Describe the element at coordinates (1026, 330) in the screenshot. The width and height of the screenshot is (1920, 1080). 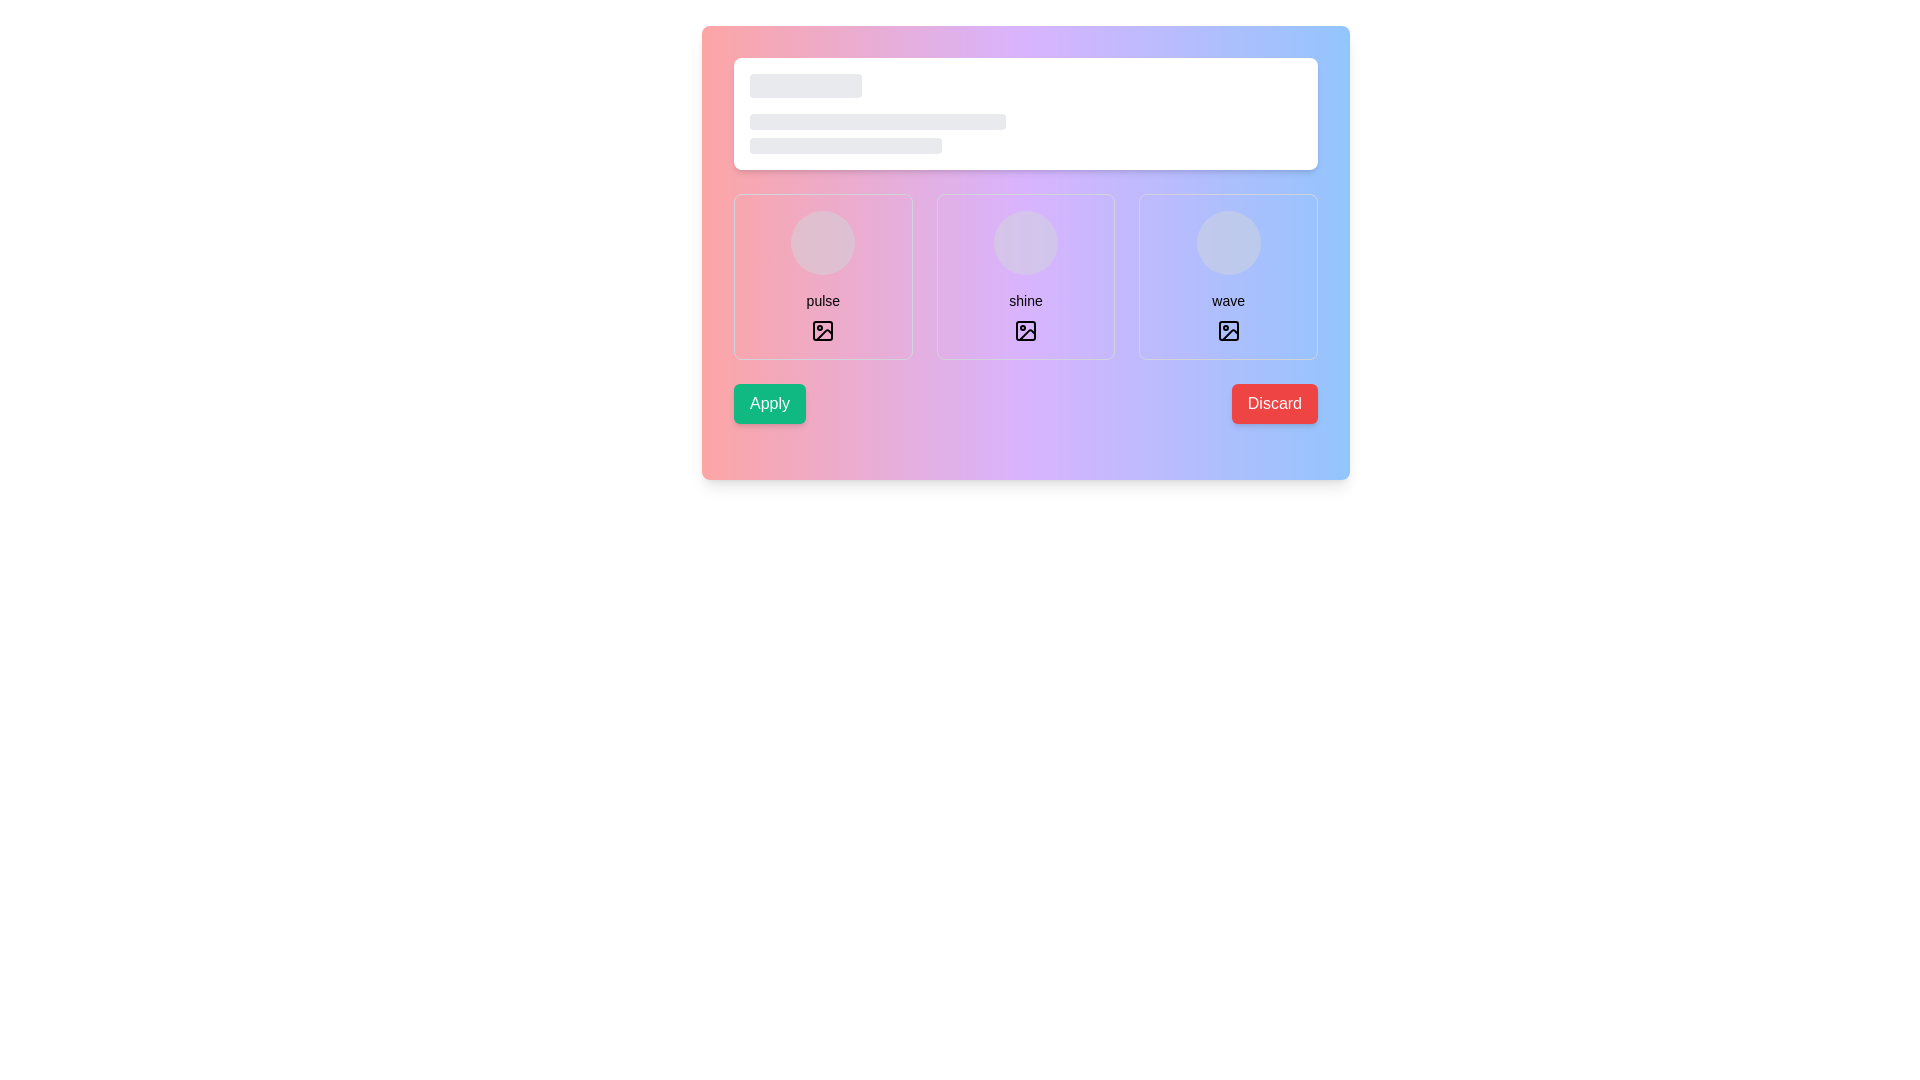
I see `the icon resembling an image placeholder with rounded corners, displaying a circle and diagonal line, located within the 'shine' card at the specified coordinates` at that location.